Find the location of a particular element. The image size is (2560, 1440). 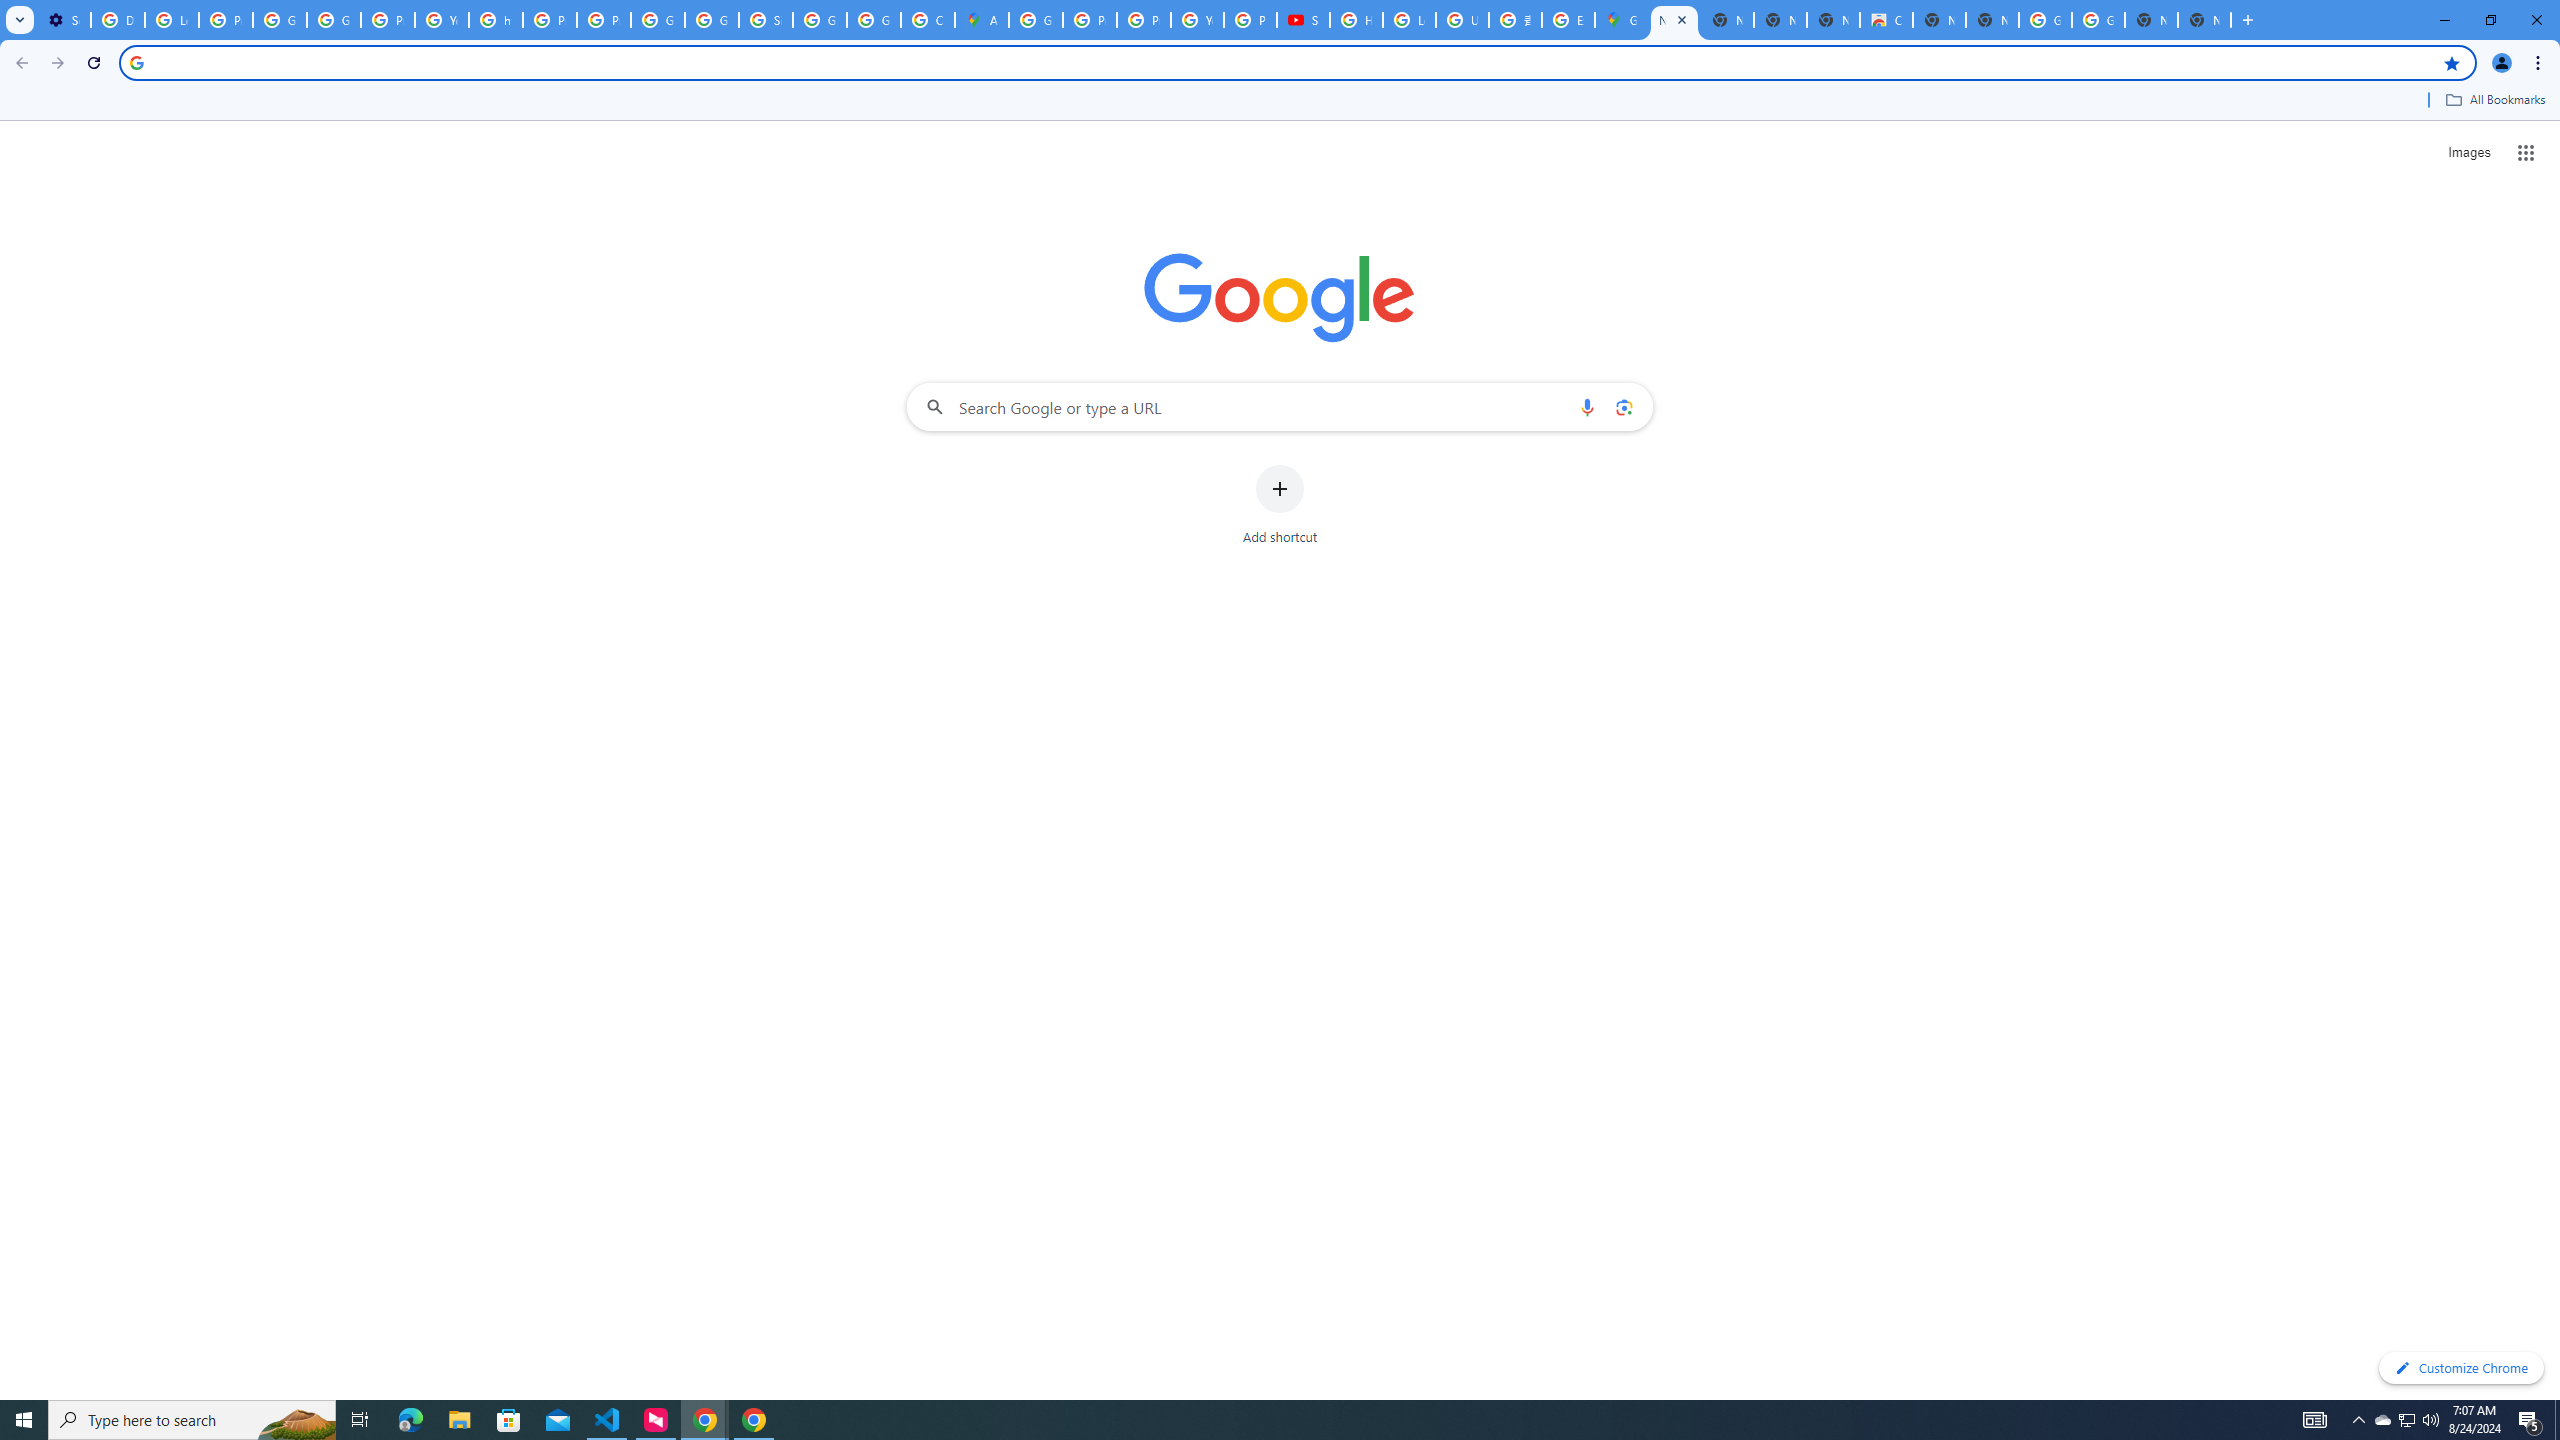

'Privacy Help Center - Policies Help' is located at coordinates (1089, 19).